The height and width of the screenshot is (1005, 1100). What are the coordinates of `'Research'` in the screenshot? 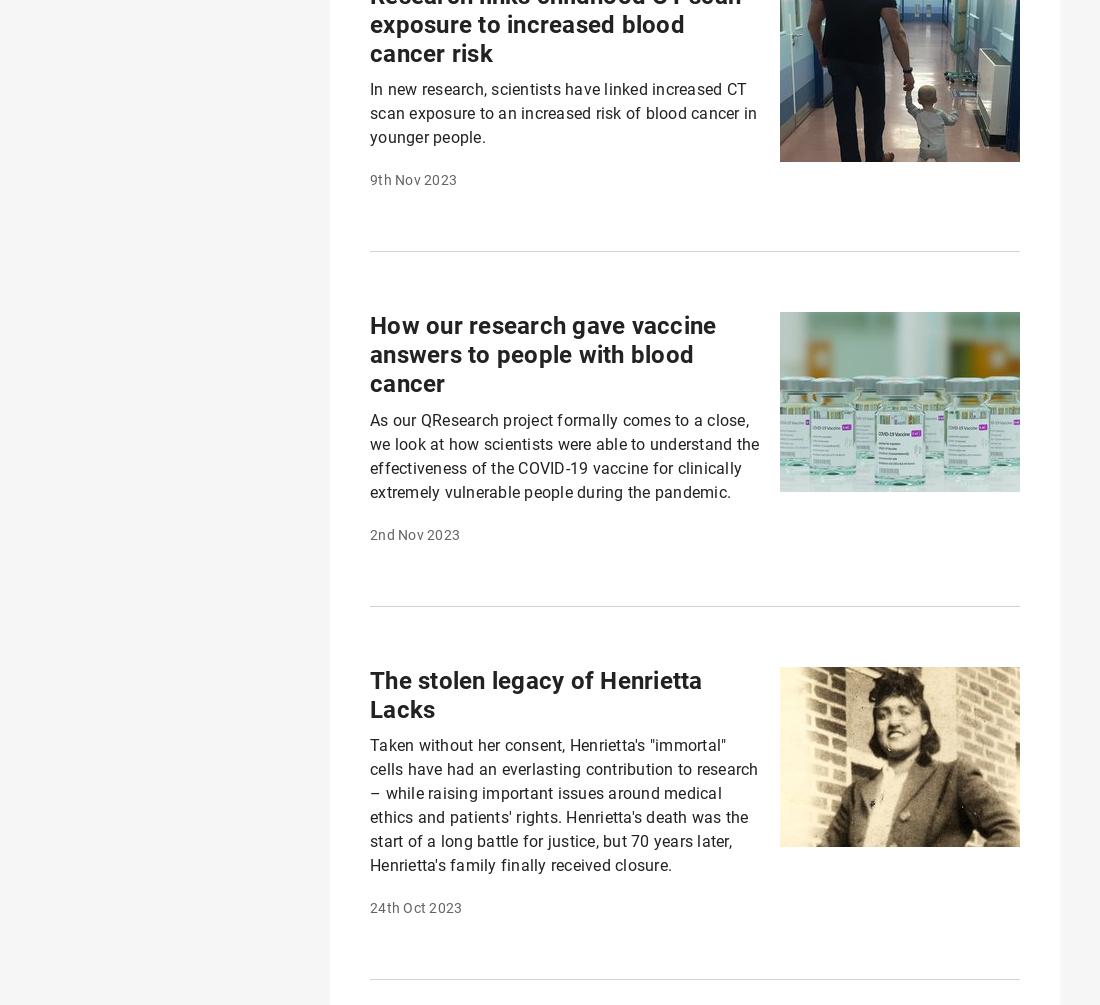 It's located at (92, 878).